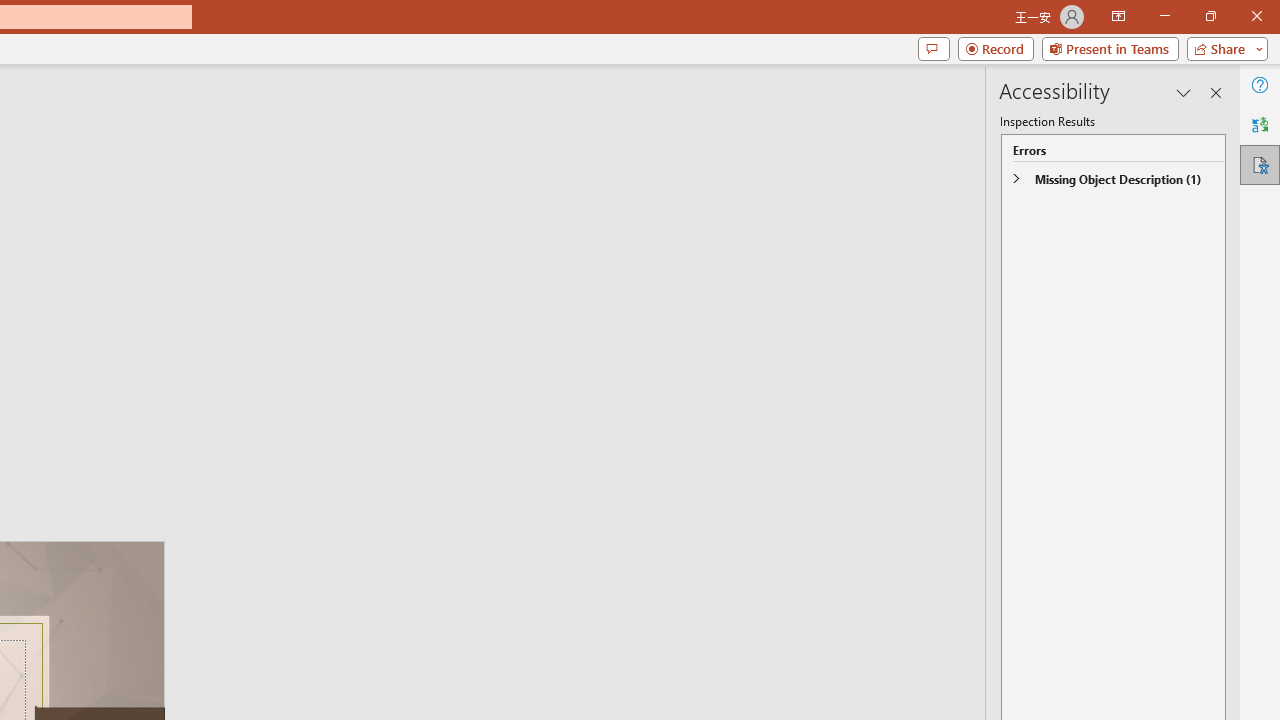 This screenshot has width=1280, height=720. Describe the element at coordinates (1184, 92) in the screenshot. I see `'Task Pane Options'` at that location.